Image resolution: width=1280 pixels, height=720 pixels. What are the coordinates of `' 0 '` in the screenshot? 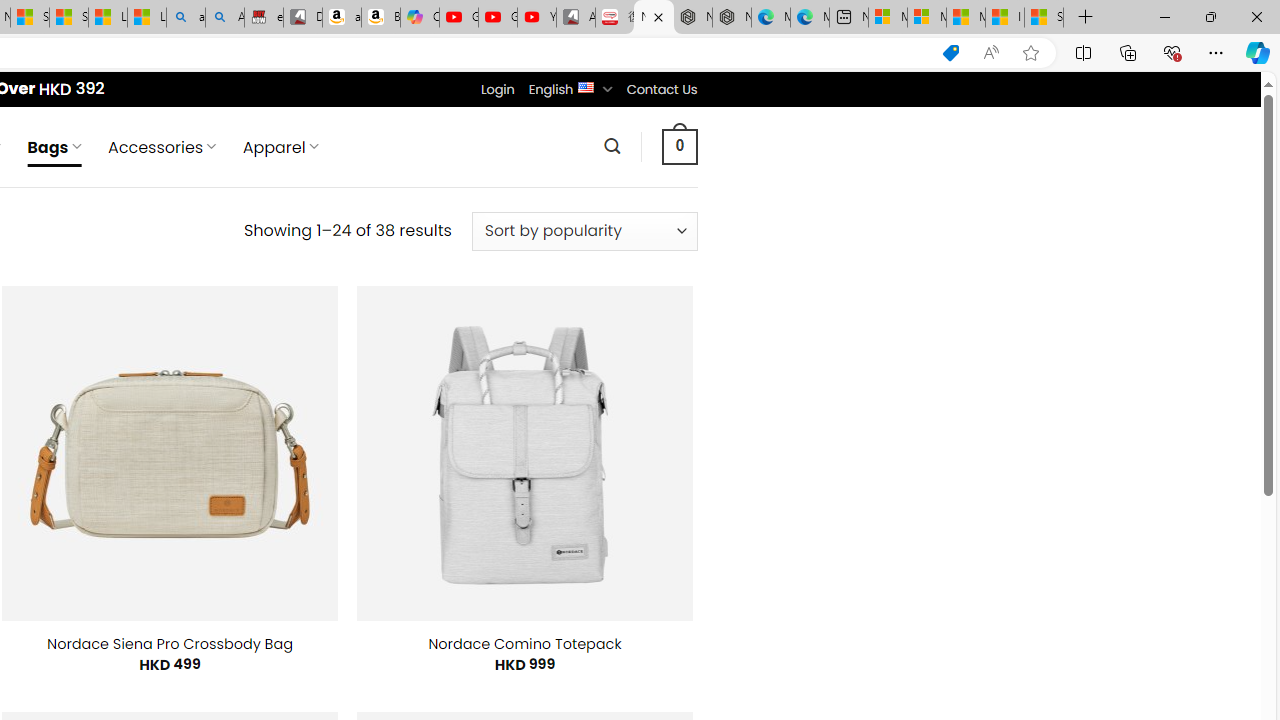 It's located at (679, 145).